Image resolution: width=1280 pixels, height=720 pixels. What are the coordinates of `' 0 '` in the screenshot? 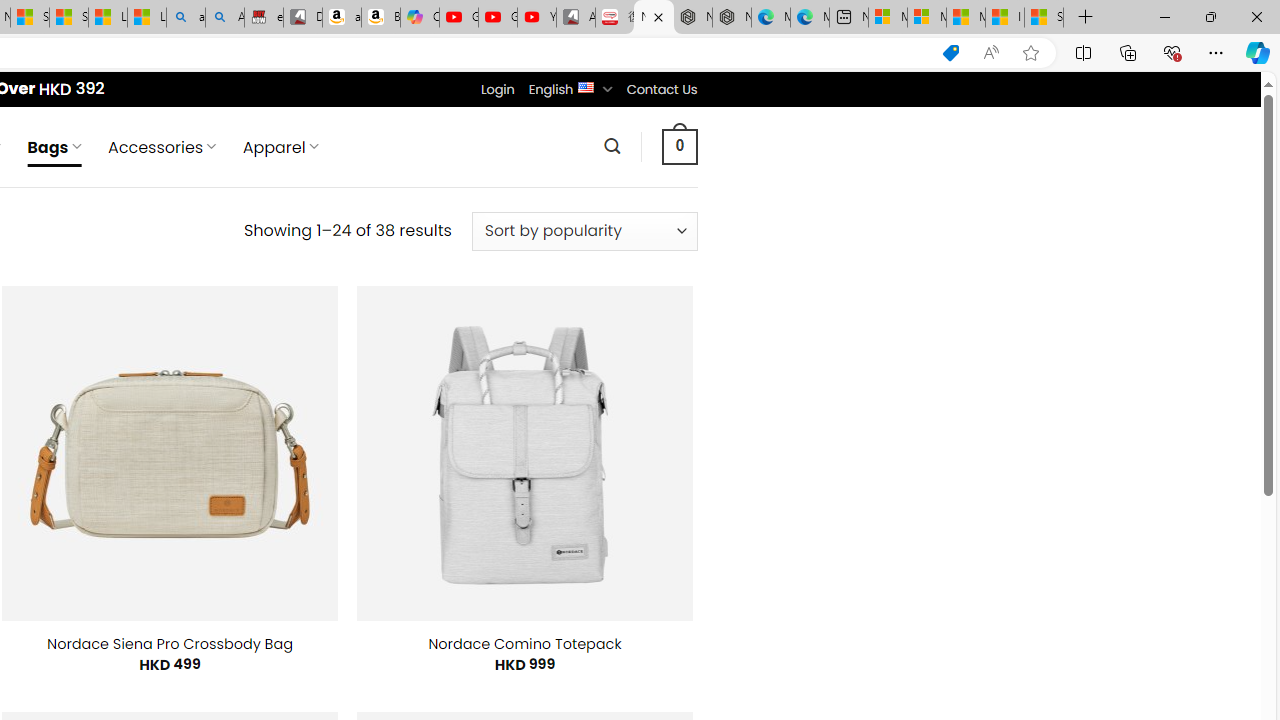 It's located at (679, 145).